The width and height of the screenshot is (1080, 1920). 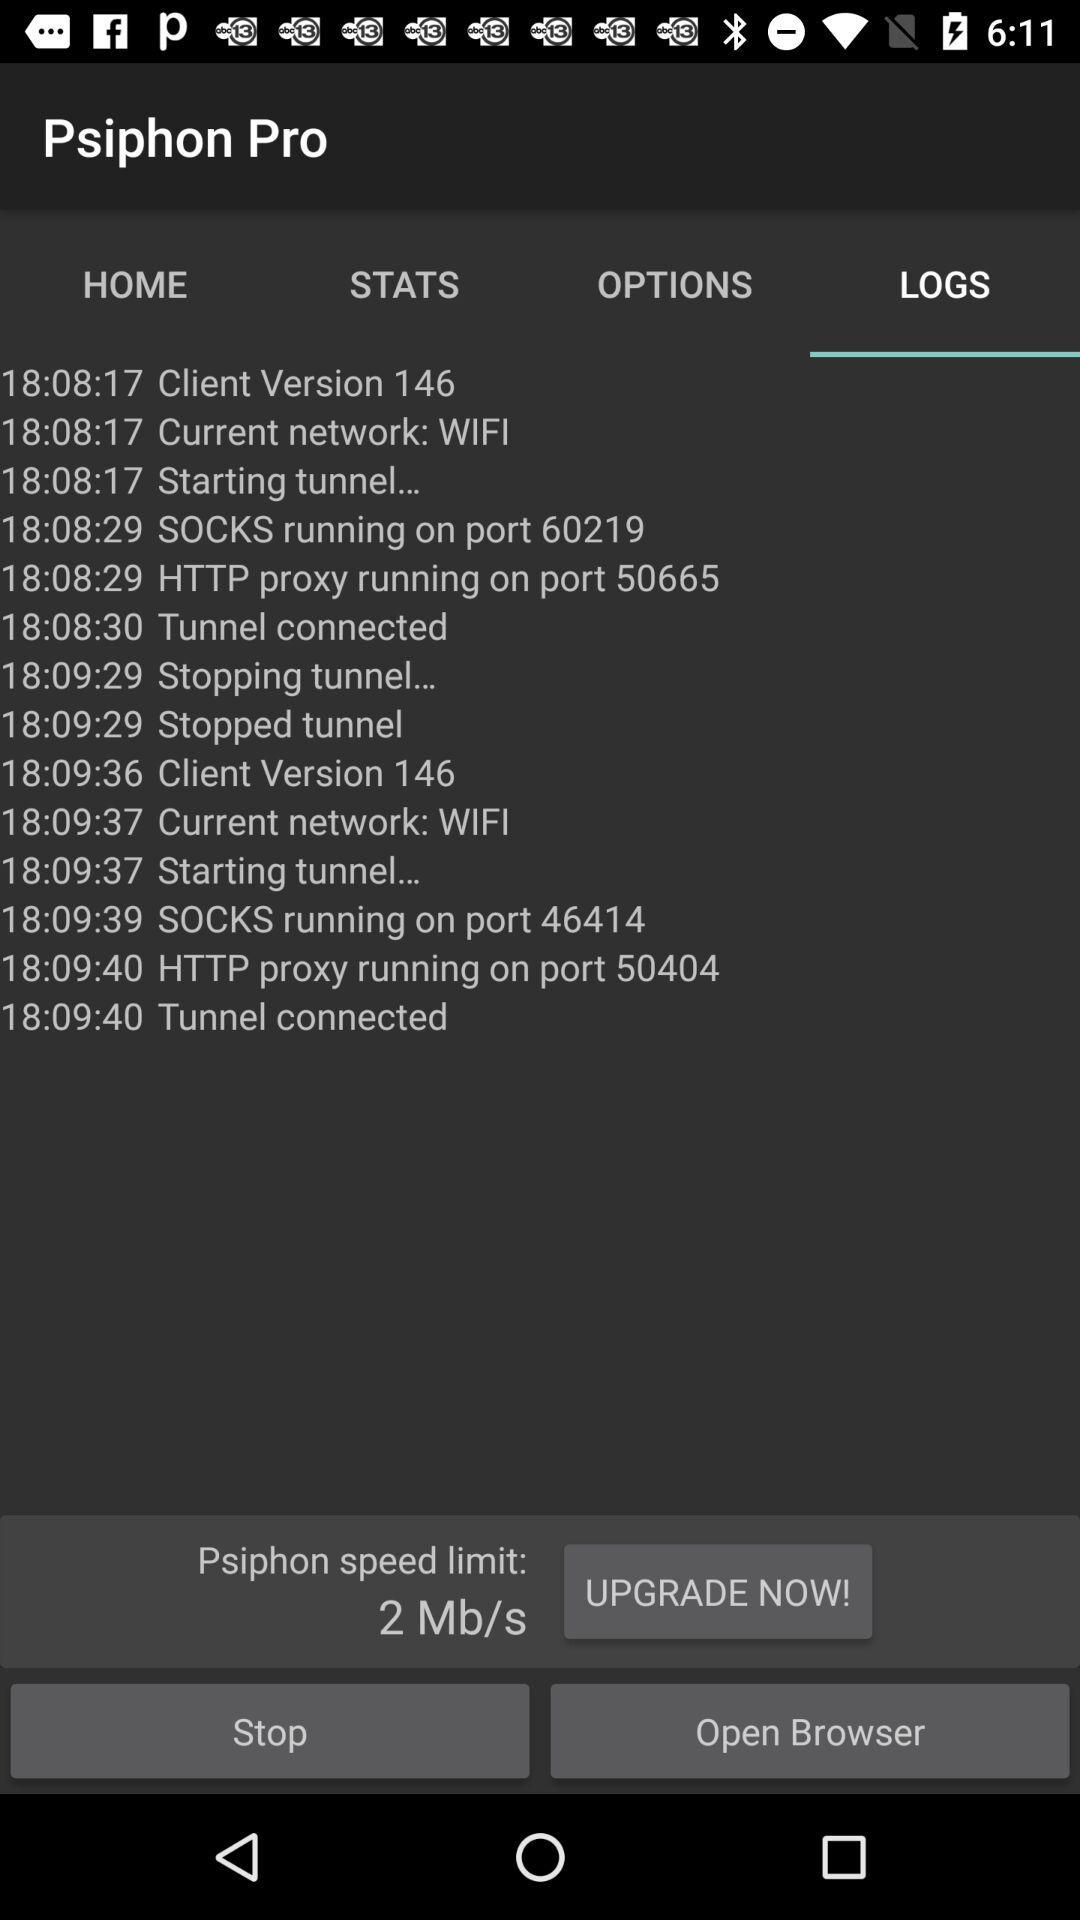 I want to click on icon to the left of open browser button, so click(x=270, y=1730).